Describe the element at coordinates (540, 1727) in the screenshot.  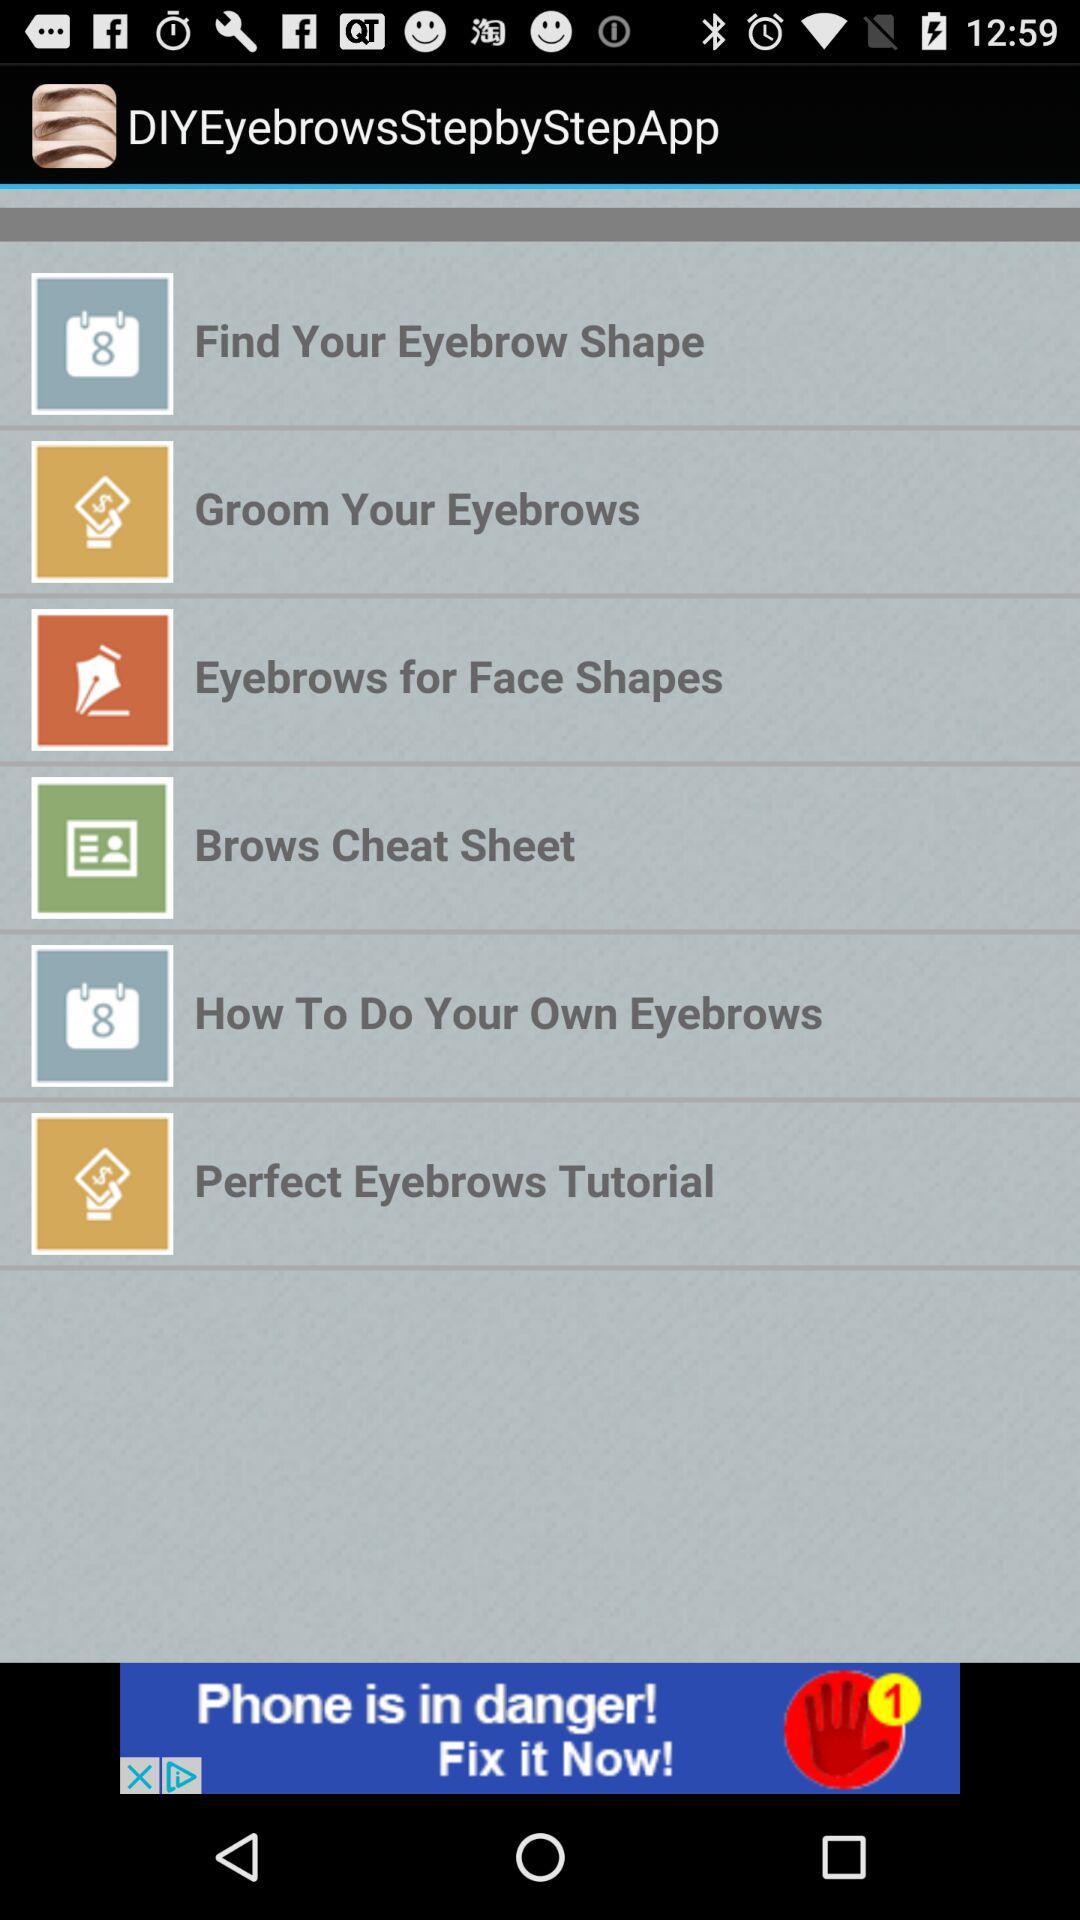
I see `advertisement` at that location.